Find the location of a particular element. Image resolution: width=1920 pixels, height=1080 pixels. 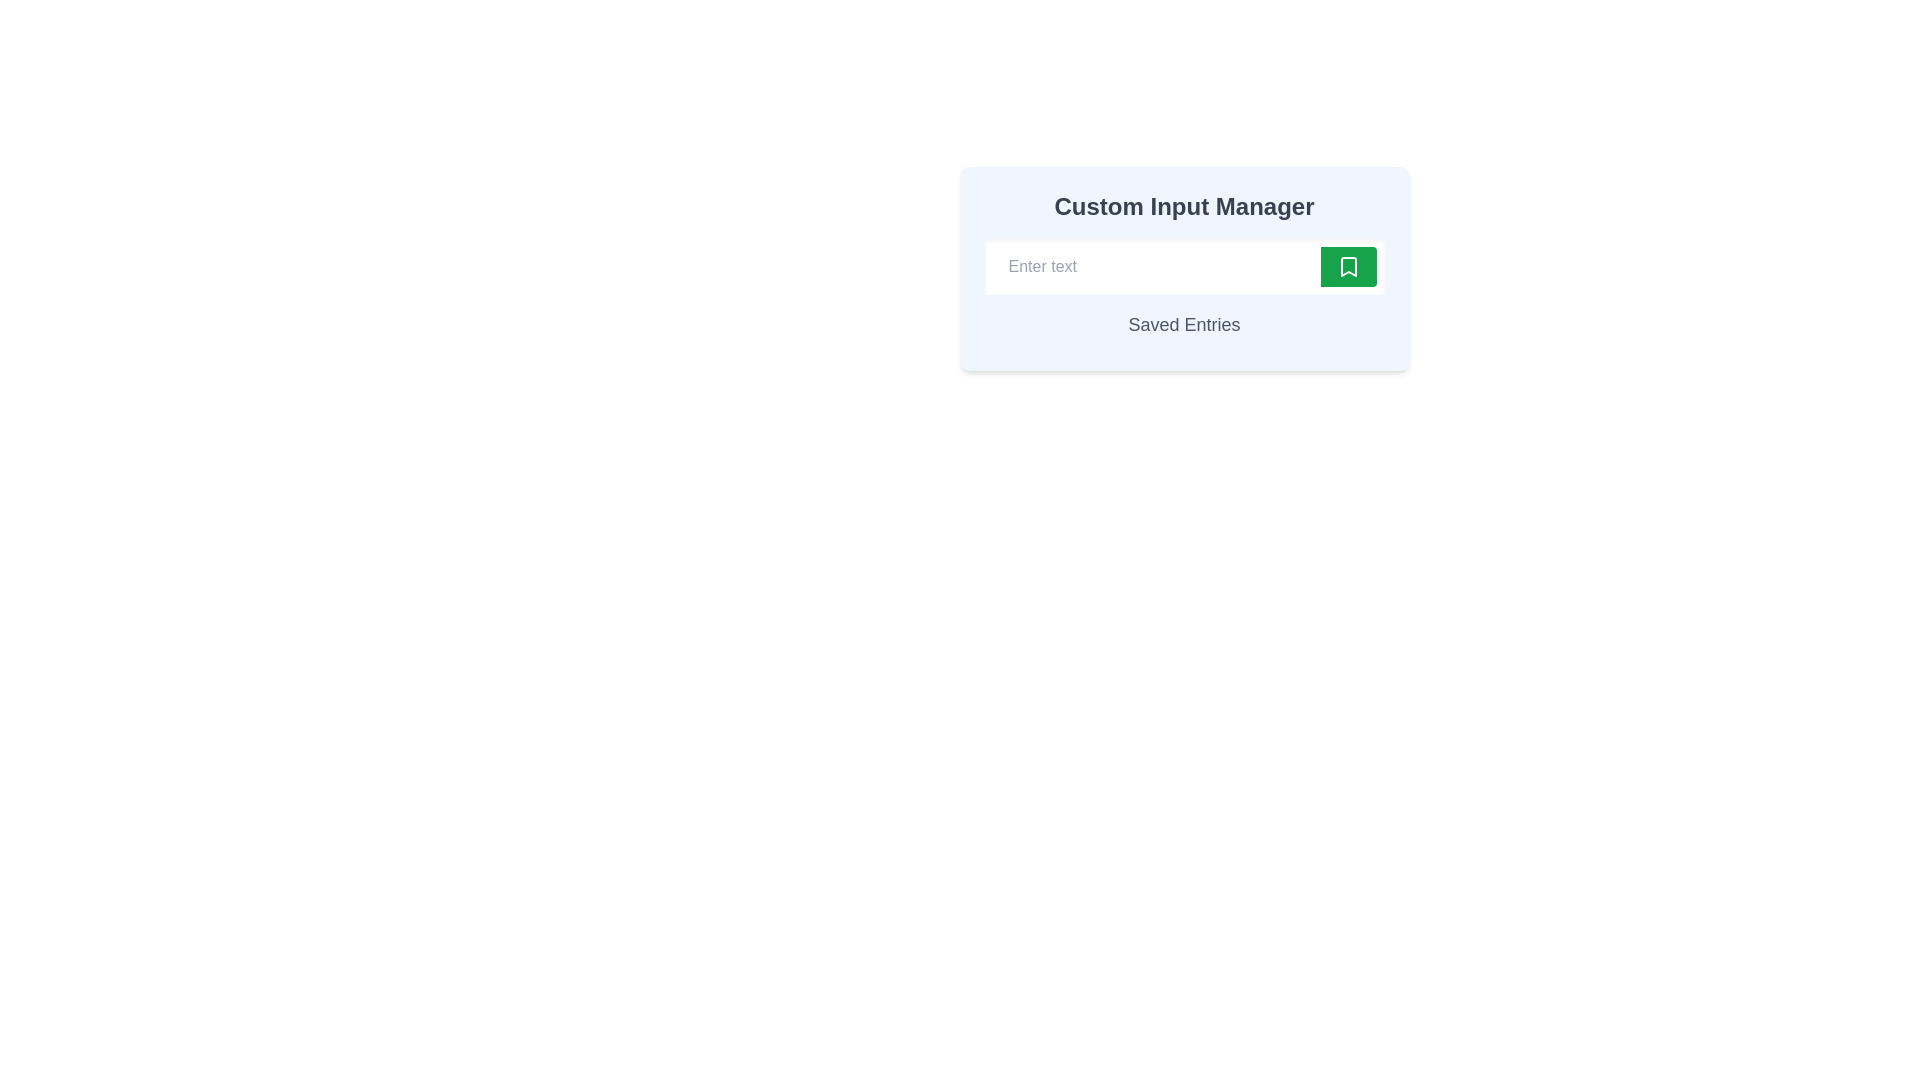

the save/bookmark icon located inside the green square adjacent is located at coordinates (1348, 265).